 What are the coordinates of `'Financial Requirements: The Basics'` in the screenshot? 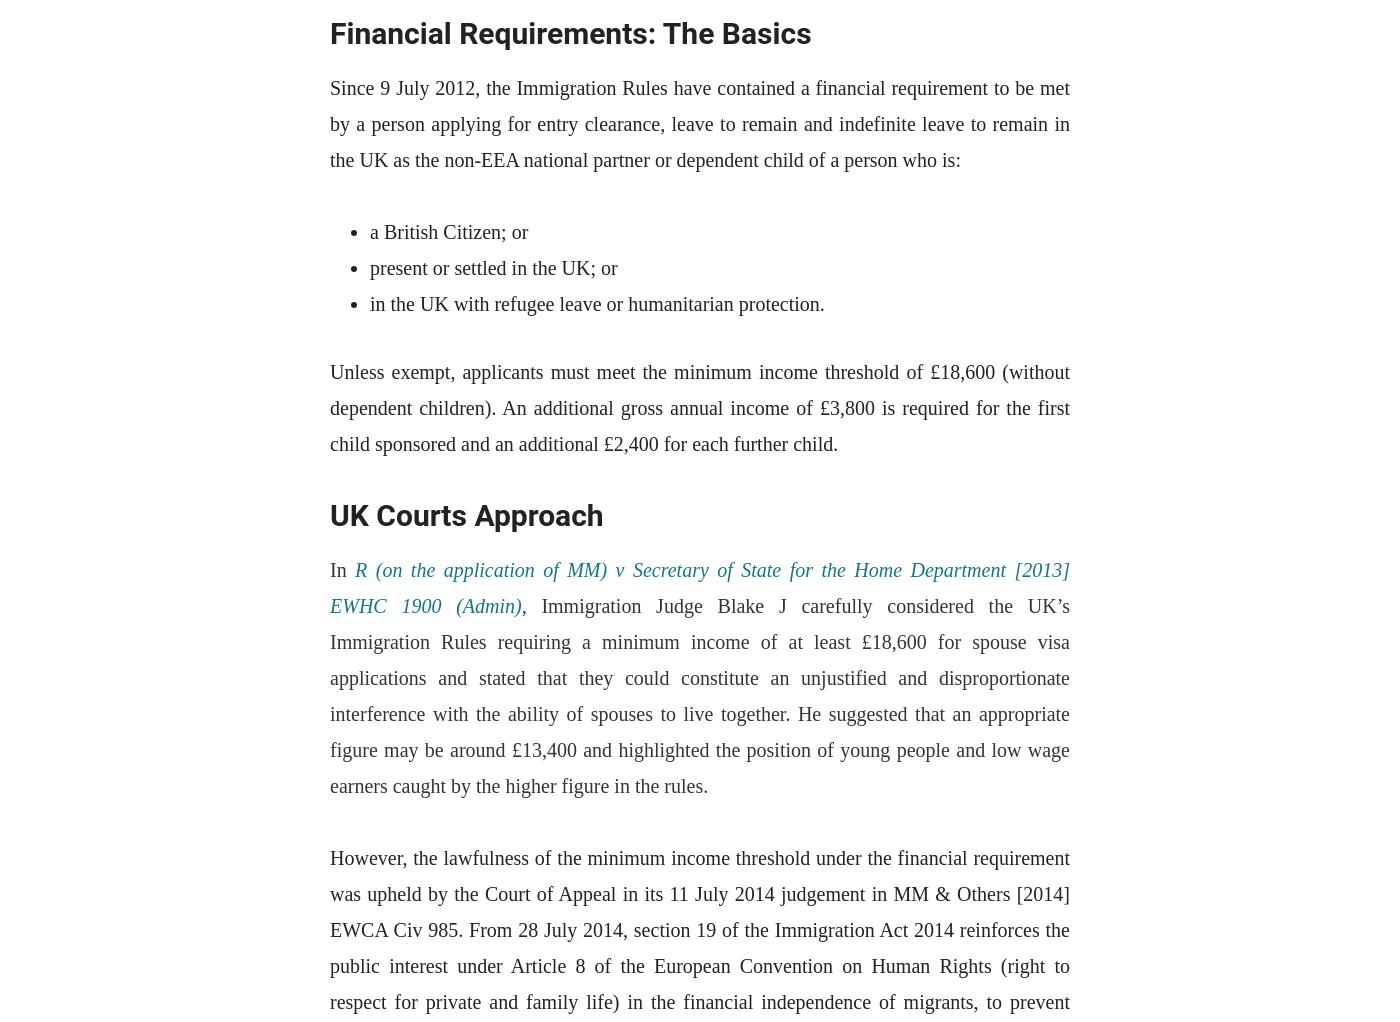 It's located at (329, 31).